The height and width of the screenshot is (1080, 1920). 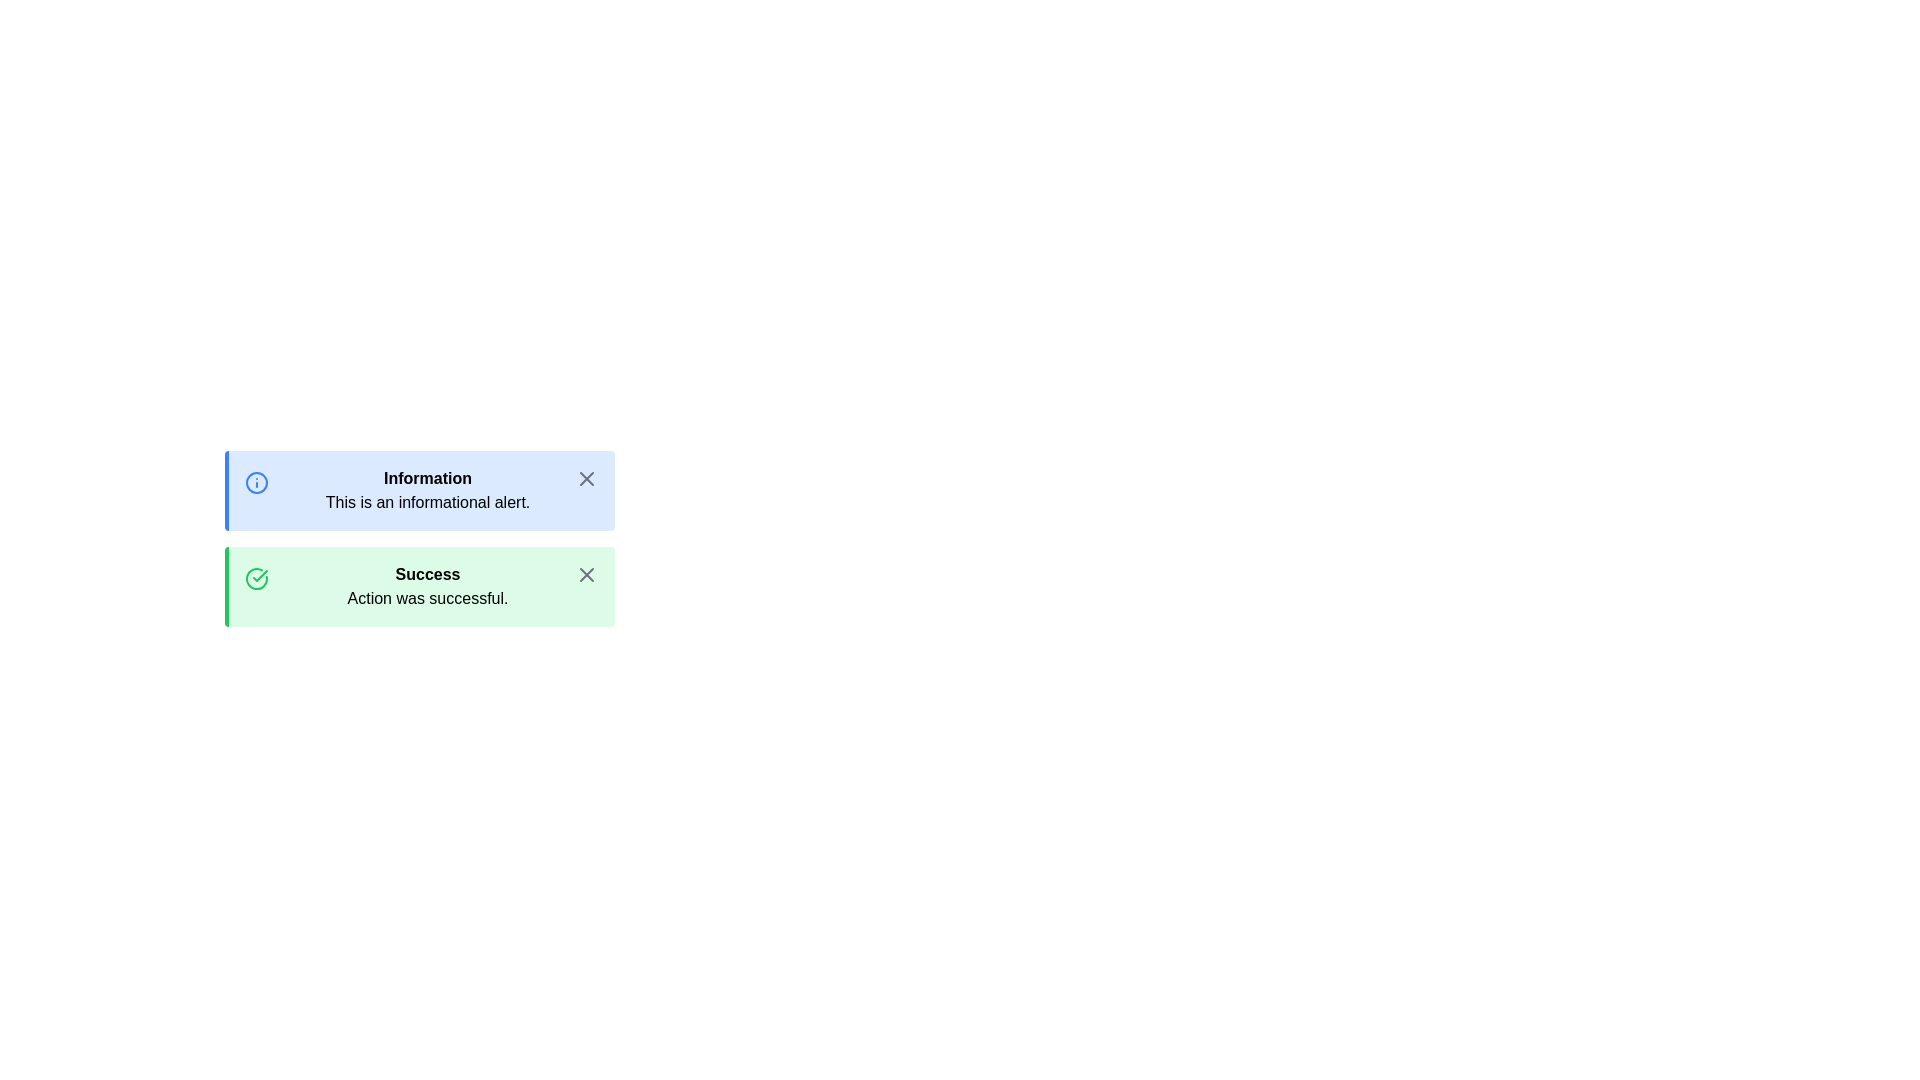 What do you see at coordinates (585, 478) in the screenshot?
I see `the Close Button, an 'X' icon located in the top-right corner of the blue alert box` at bounding box center [585, 478].